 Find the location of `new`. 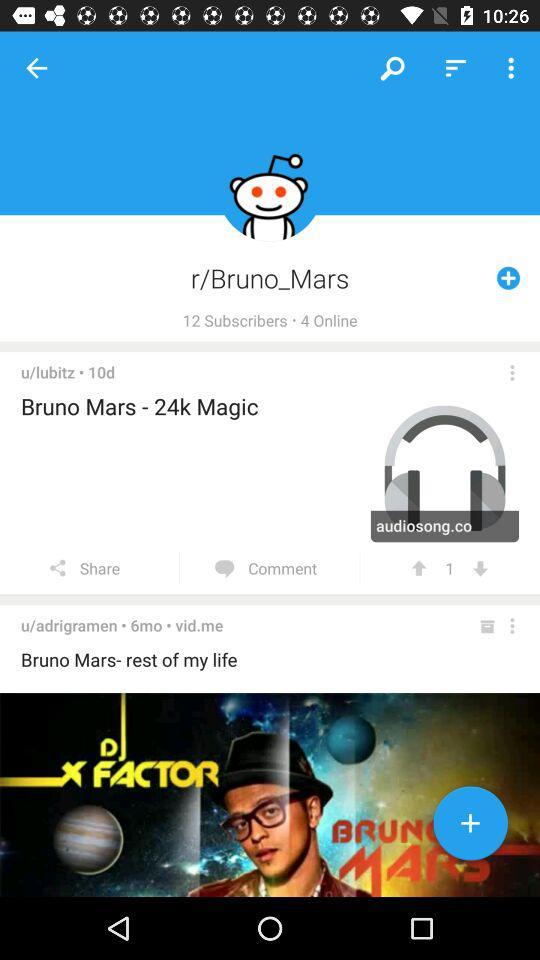

new is located at coordinates (470, 827).